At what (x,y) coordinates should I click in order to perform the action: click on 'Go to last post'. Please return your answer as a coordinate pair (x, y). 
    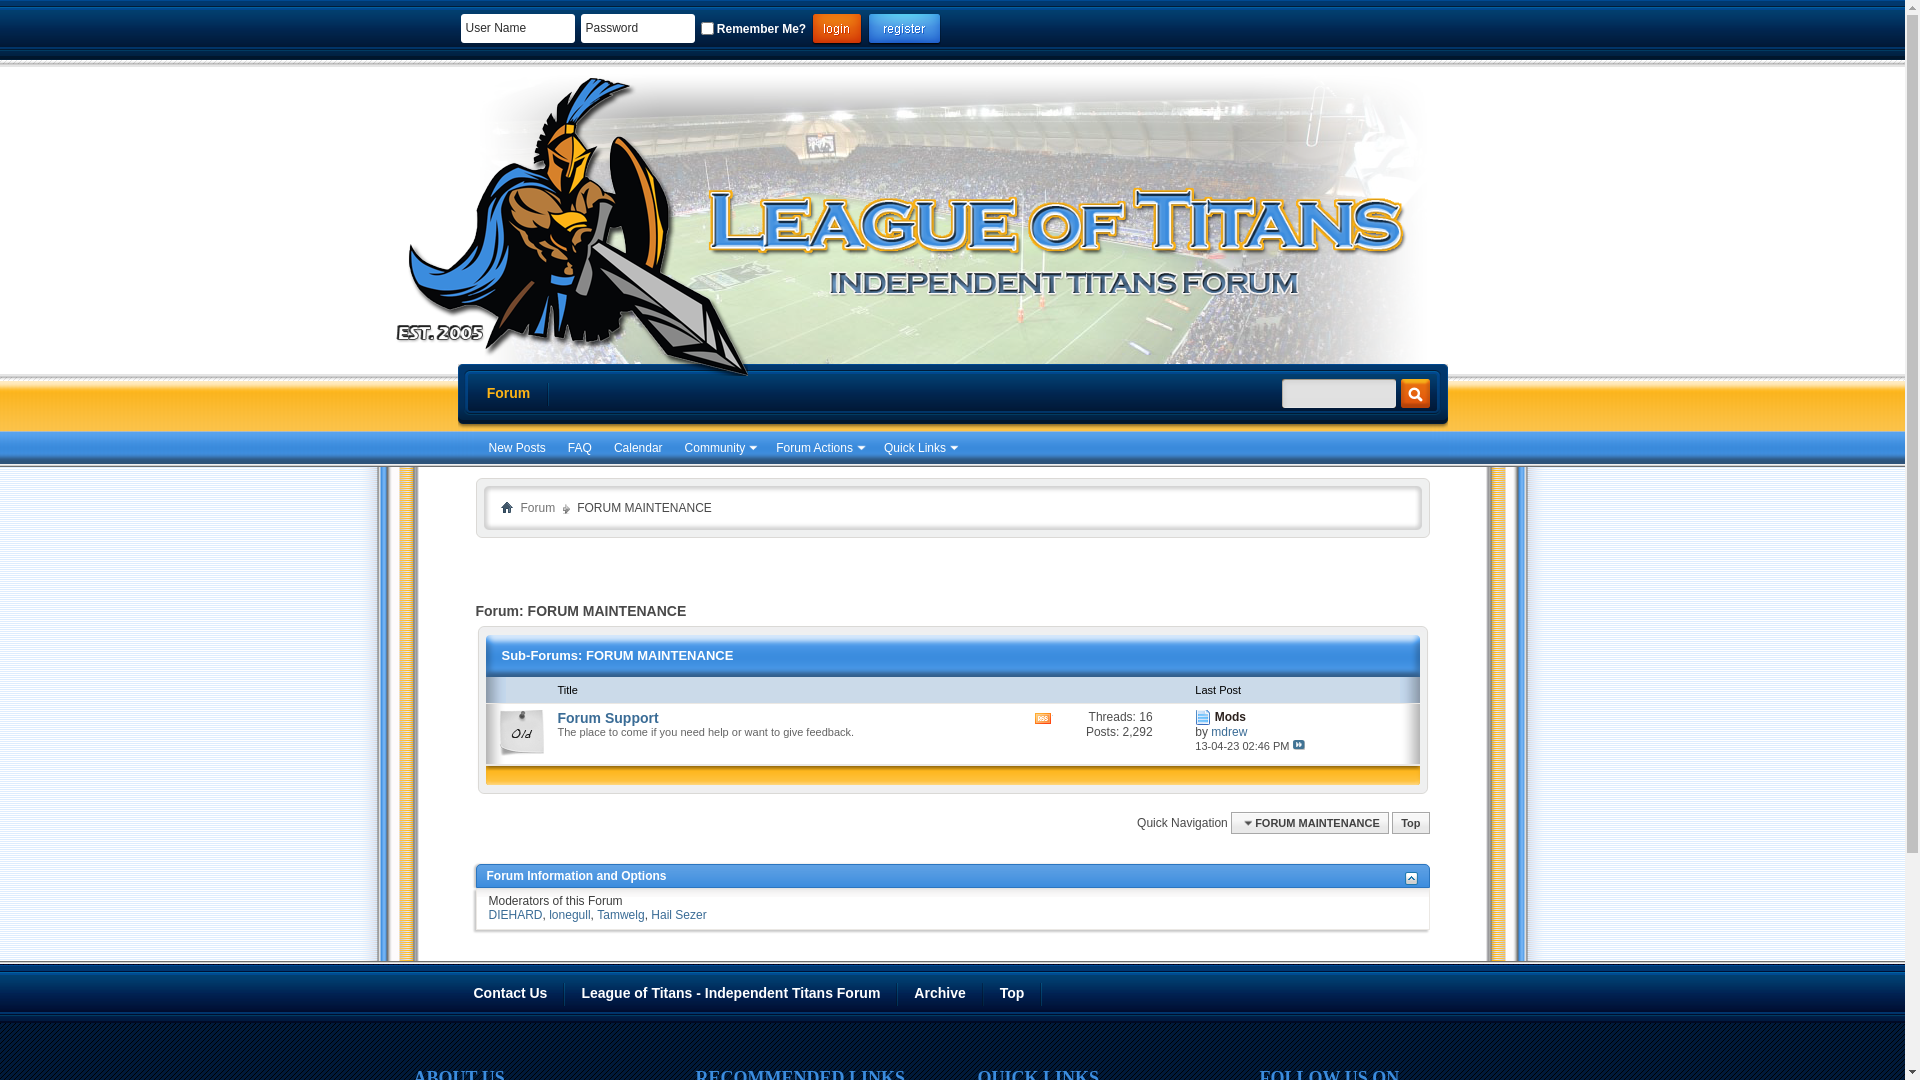
    Looking at the image, I should click on (1299, 744).